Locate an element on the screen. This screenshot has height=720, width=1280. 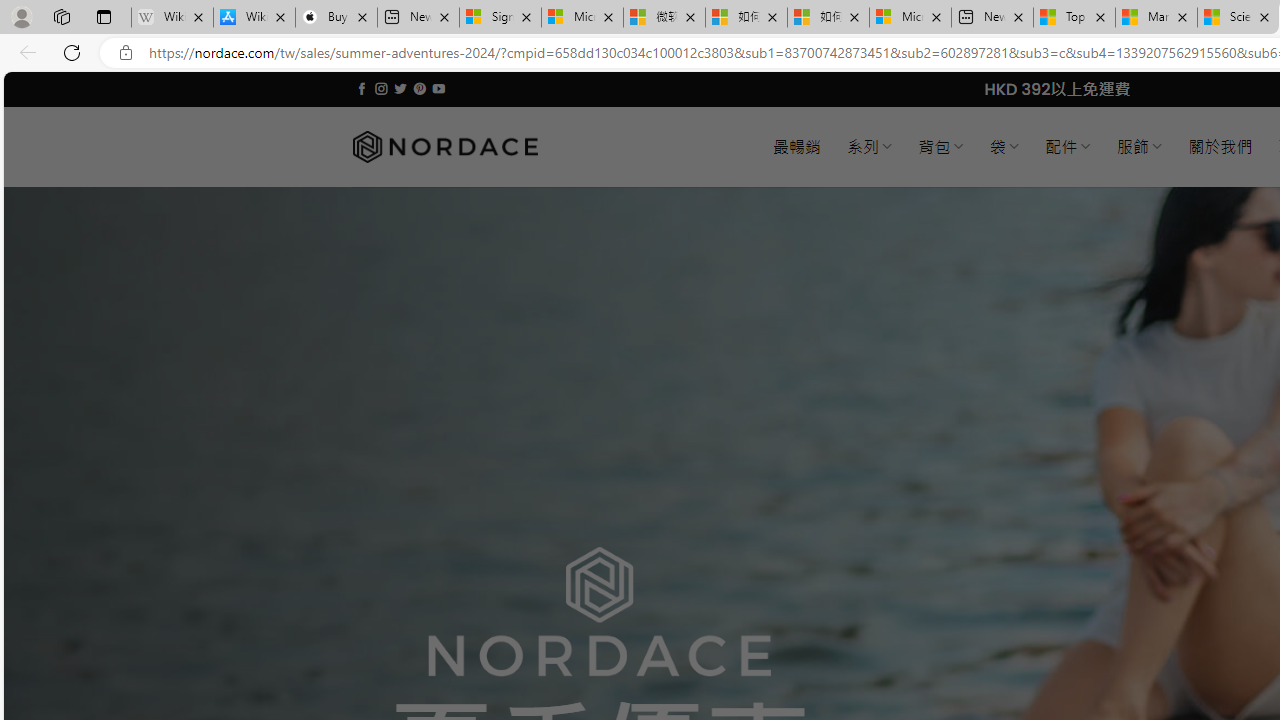
'Follow on YouTube' is located at coordinates (438, 88).